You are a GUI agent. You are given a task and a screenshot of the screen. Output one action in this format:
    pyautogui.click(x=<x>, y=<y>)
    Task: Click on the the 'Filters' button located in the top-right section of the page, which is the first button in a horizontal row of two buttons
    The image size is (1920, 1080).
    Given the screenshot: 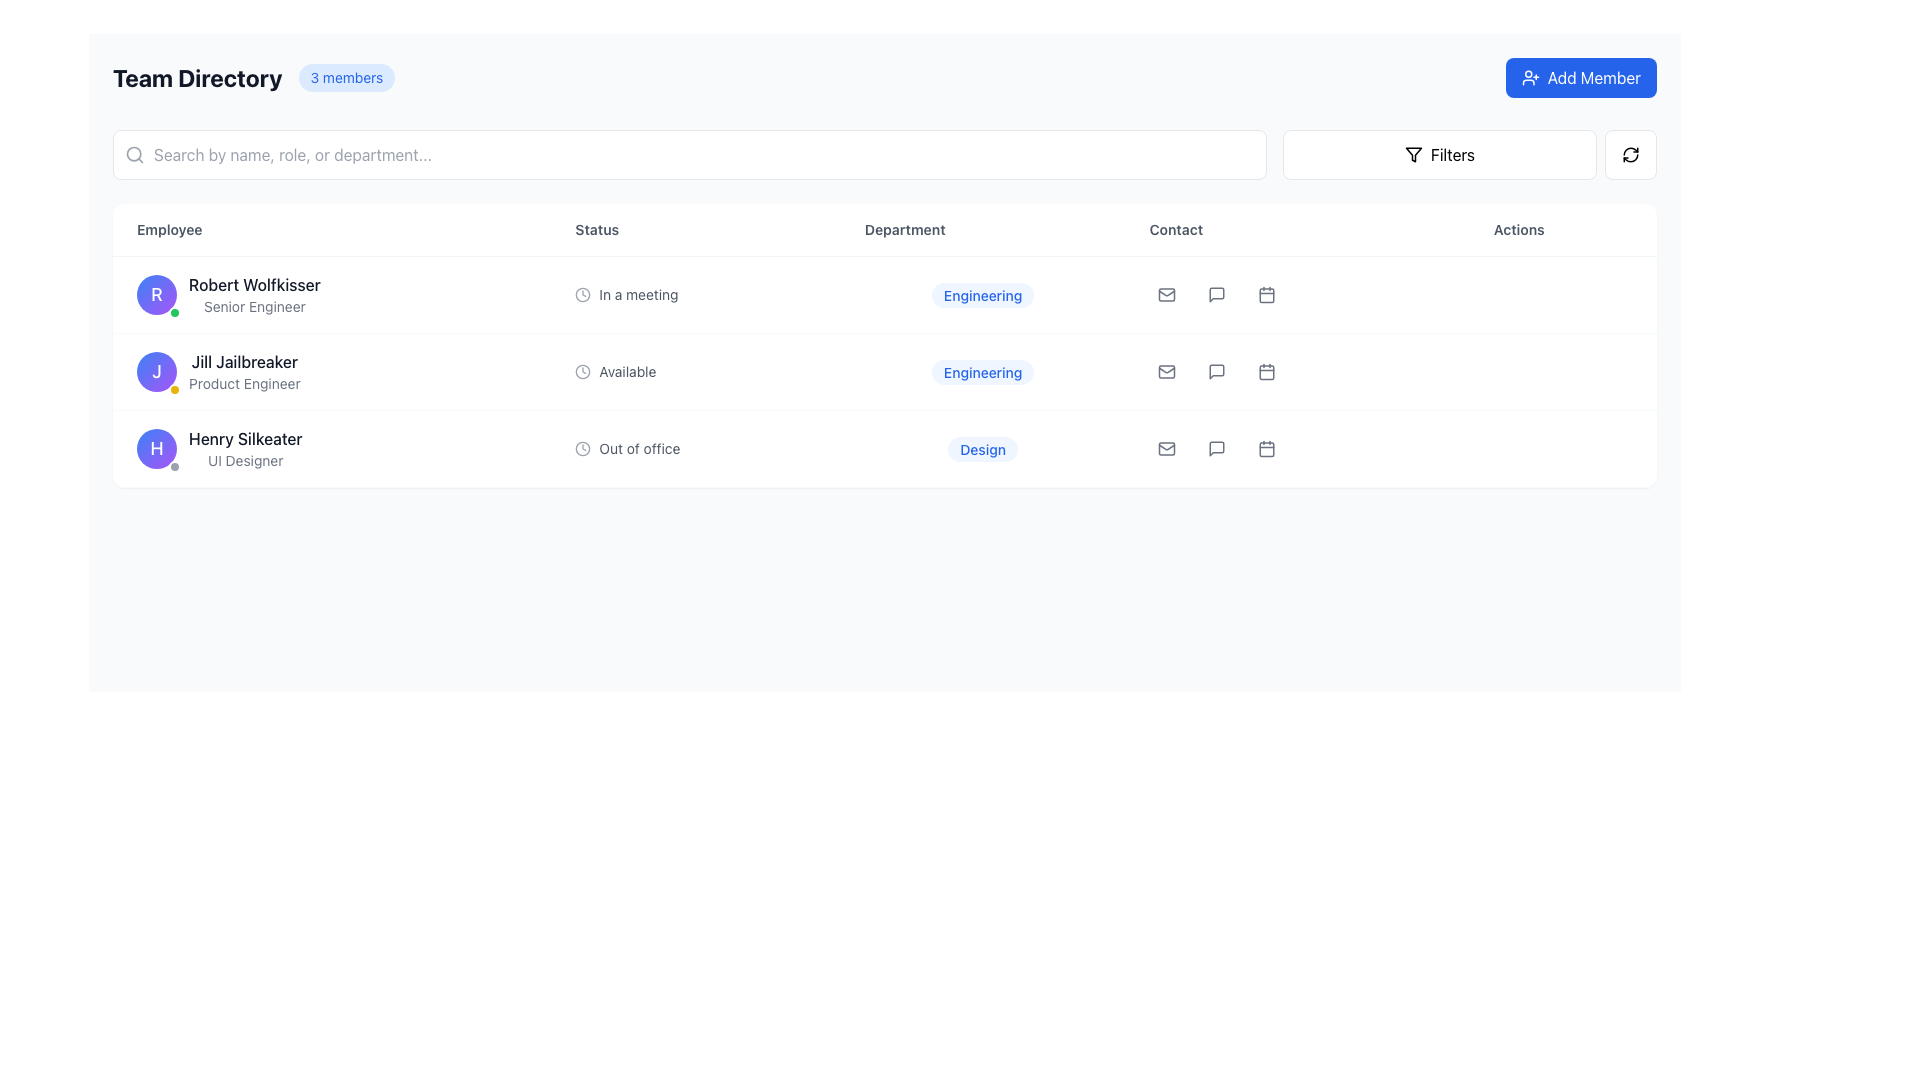 What is the action you would take?
    pyautogui.click(x=1440, y=153)
    